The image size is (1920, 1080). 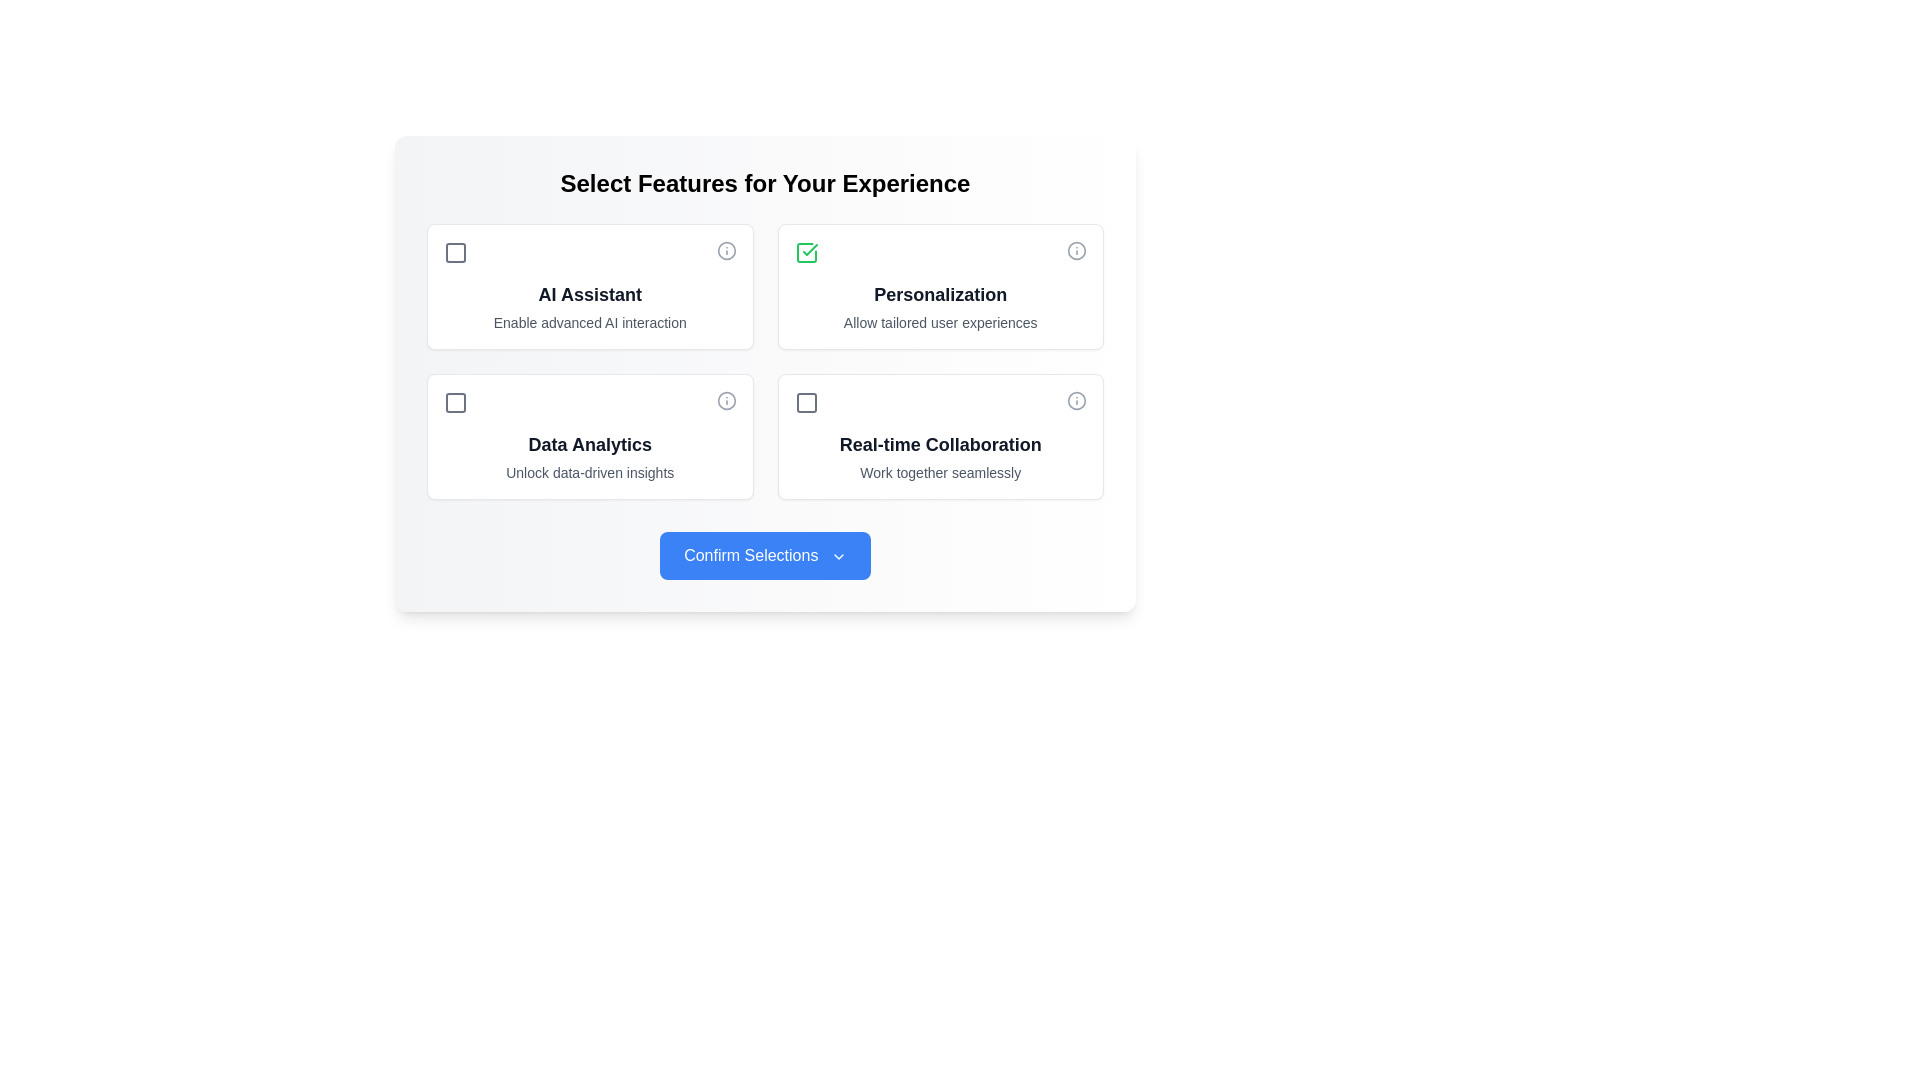 What do you see at coordinates (455, 252) in the screenshot?
I see `the inner rounded rectangle of the checkbox component adjacent to the 'AI Assistant' label in the top-left quadrant of the selection interface` at bounding box center [455, 252].